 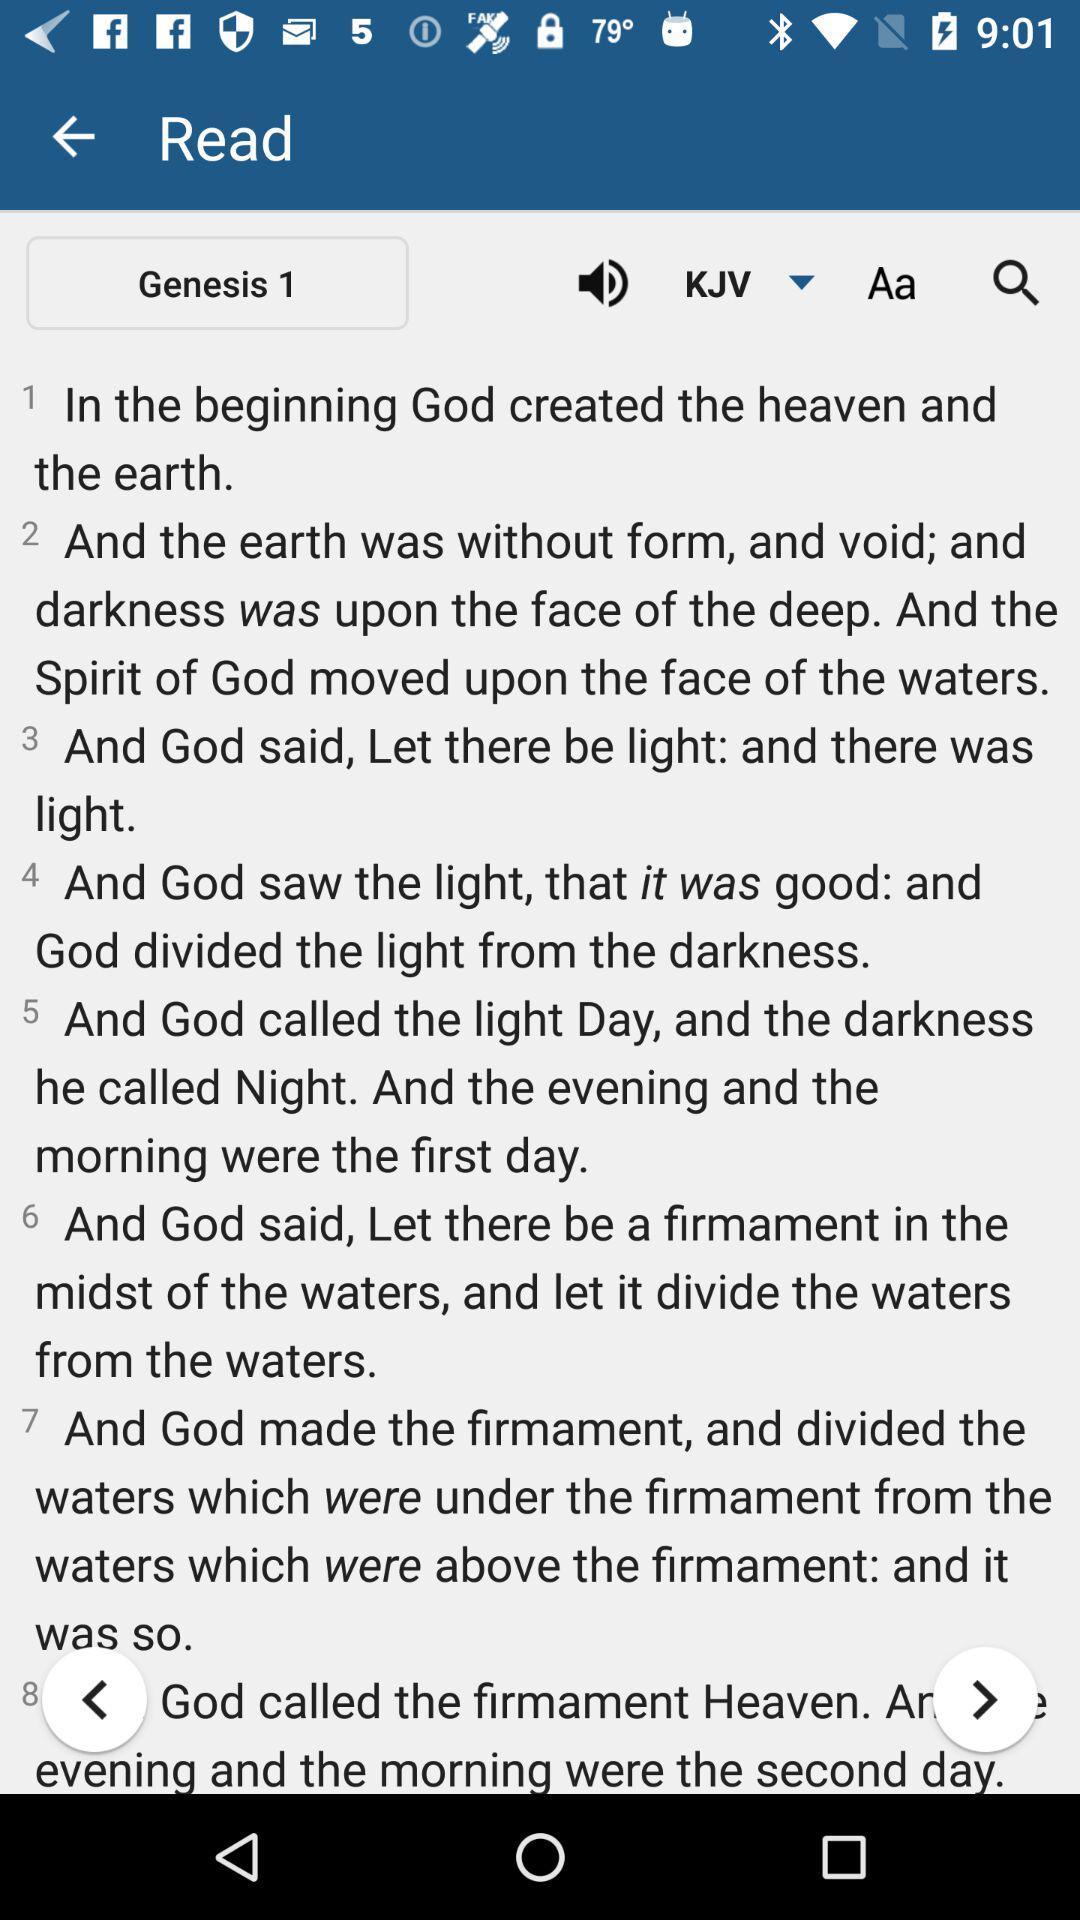 I want to click on icon above 1 in the, so click(x=217, y=282).